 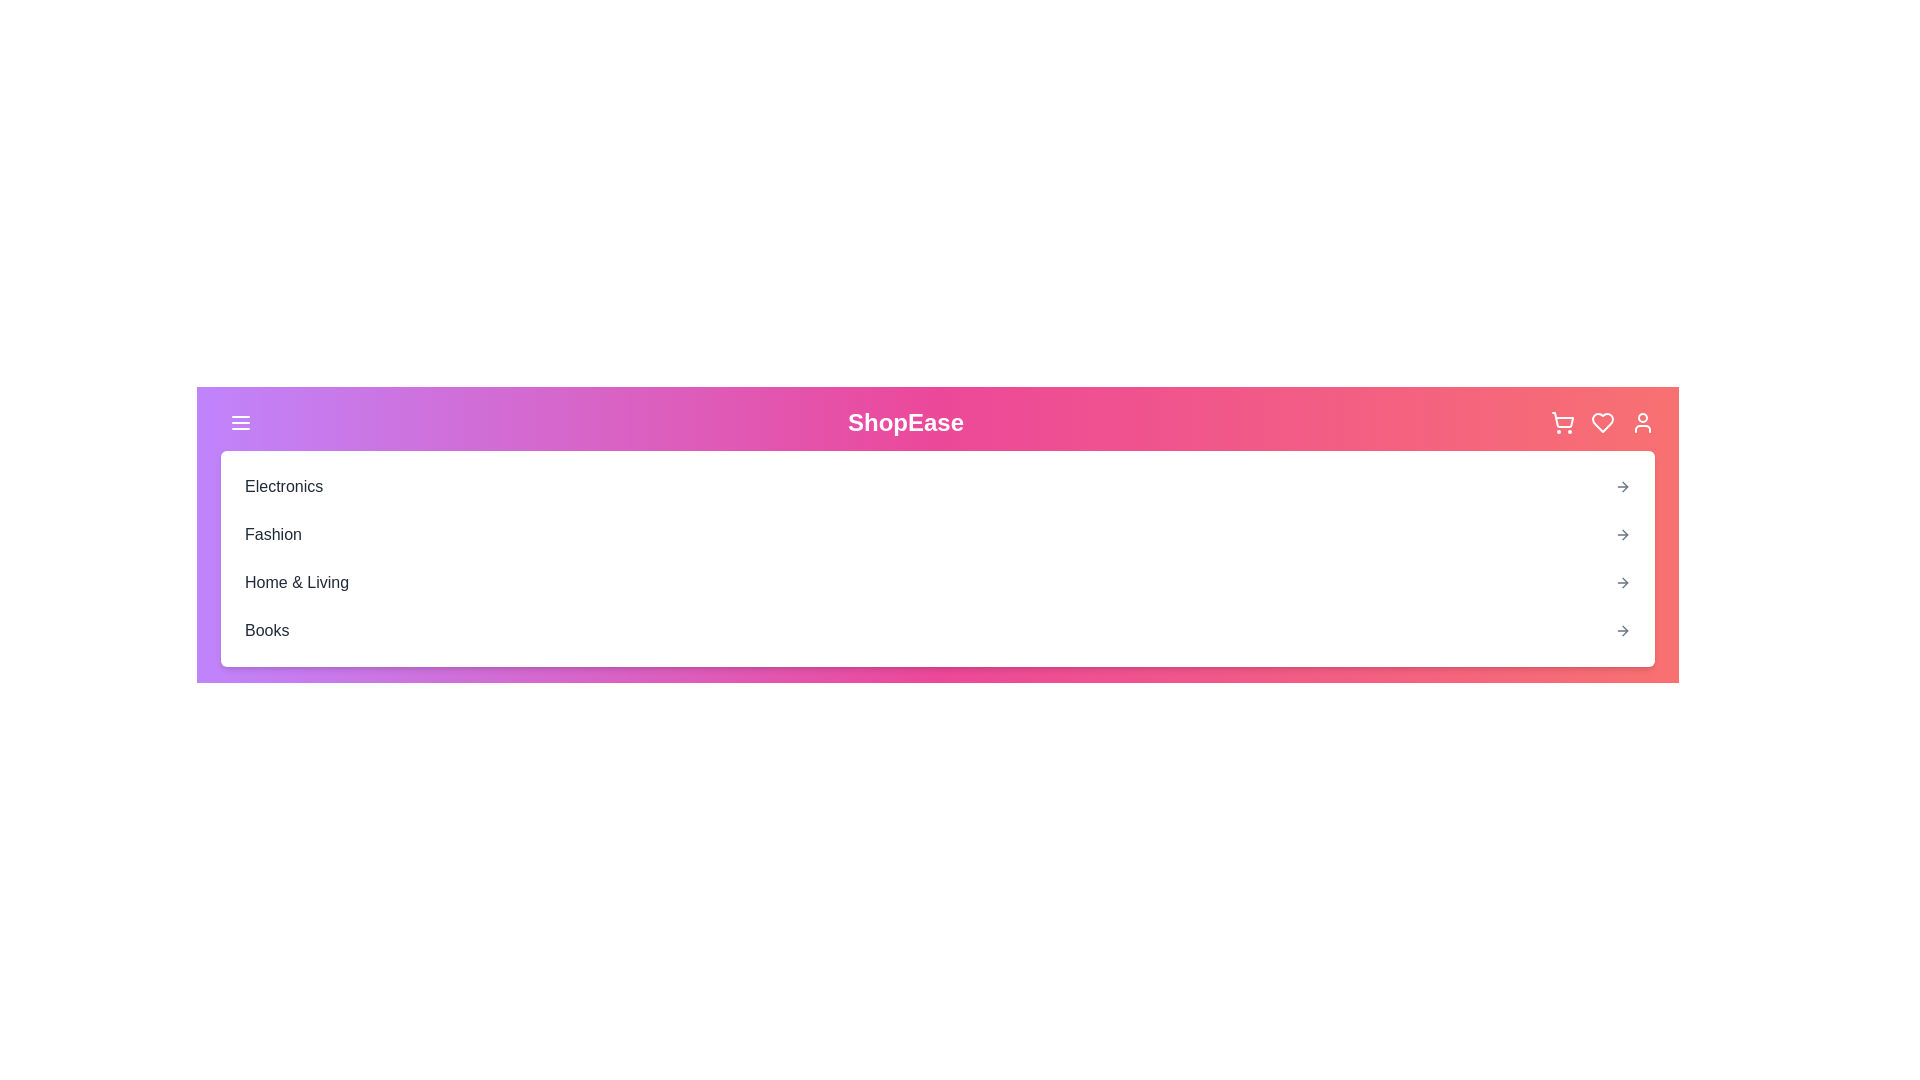 I want to click on the shopping cart icon located in the top-right corner of the app bar, so click(x=1562, y=422).